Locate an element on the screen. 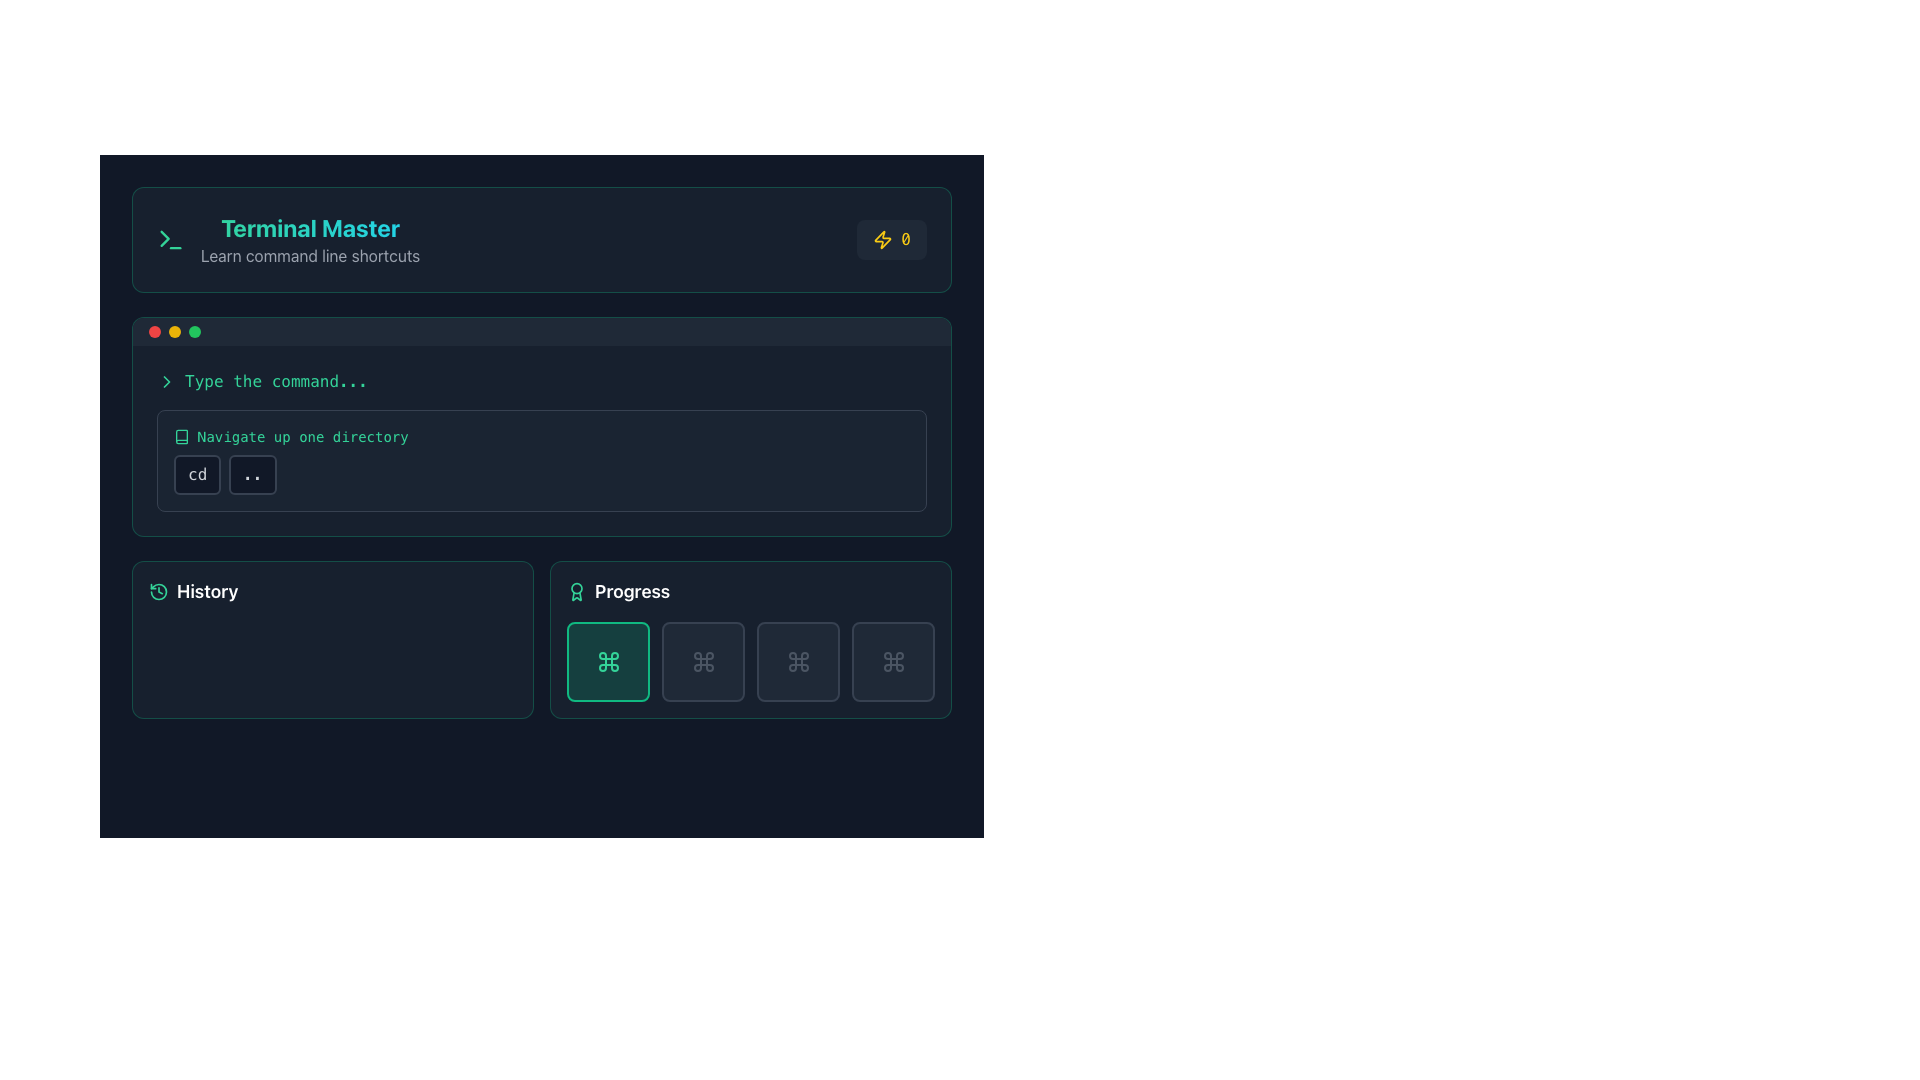  command-shaped icon resembling a clover located in the 'Progress' section, which is the second button in a sequence of four similar buttons is located at coordinates (703, 662).